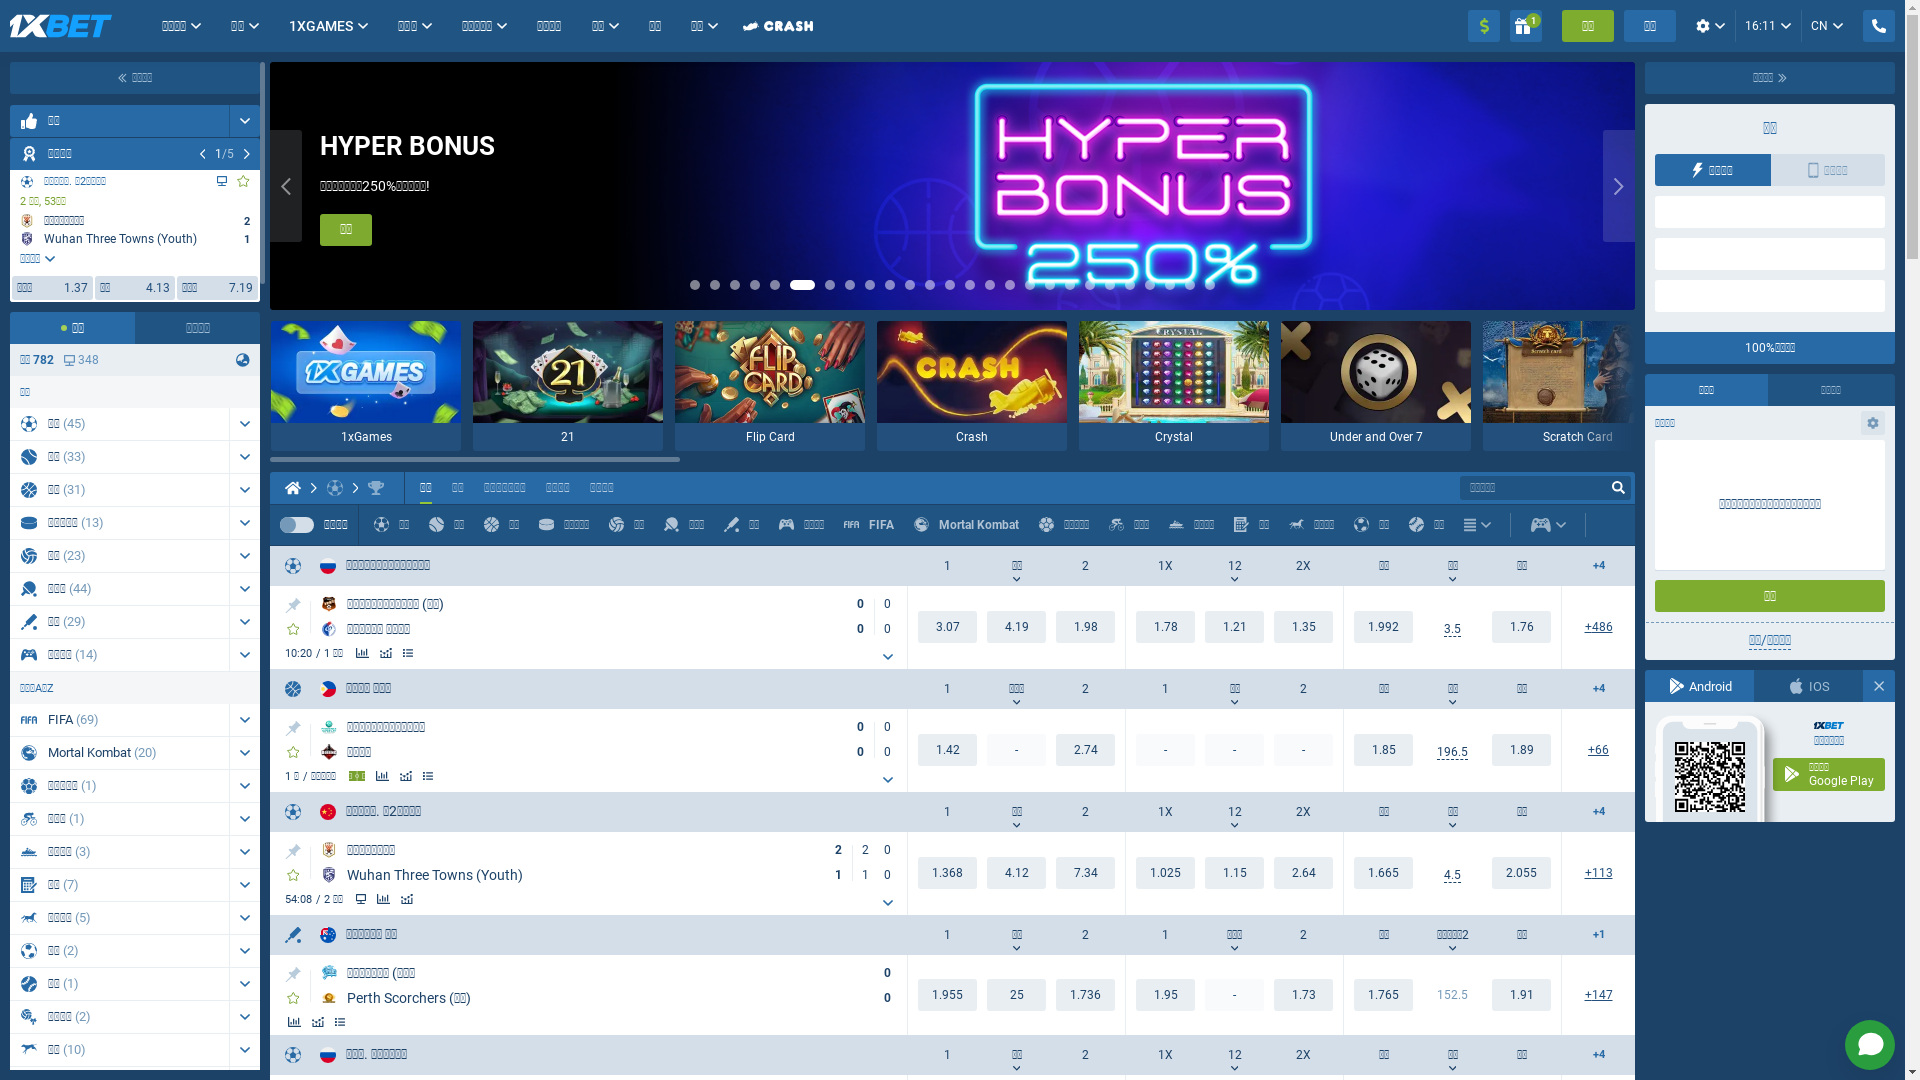 The height and width of the screenshot is (1080, 1920). What do you see at coordinates (1233, 749) in the screenshot?
I see `'-'` at bounding box center [1233, 749].